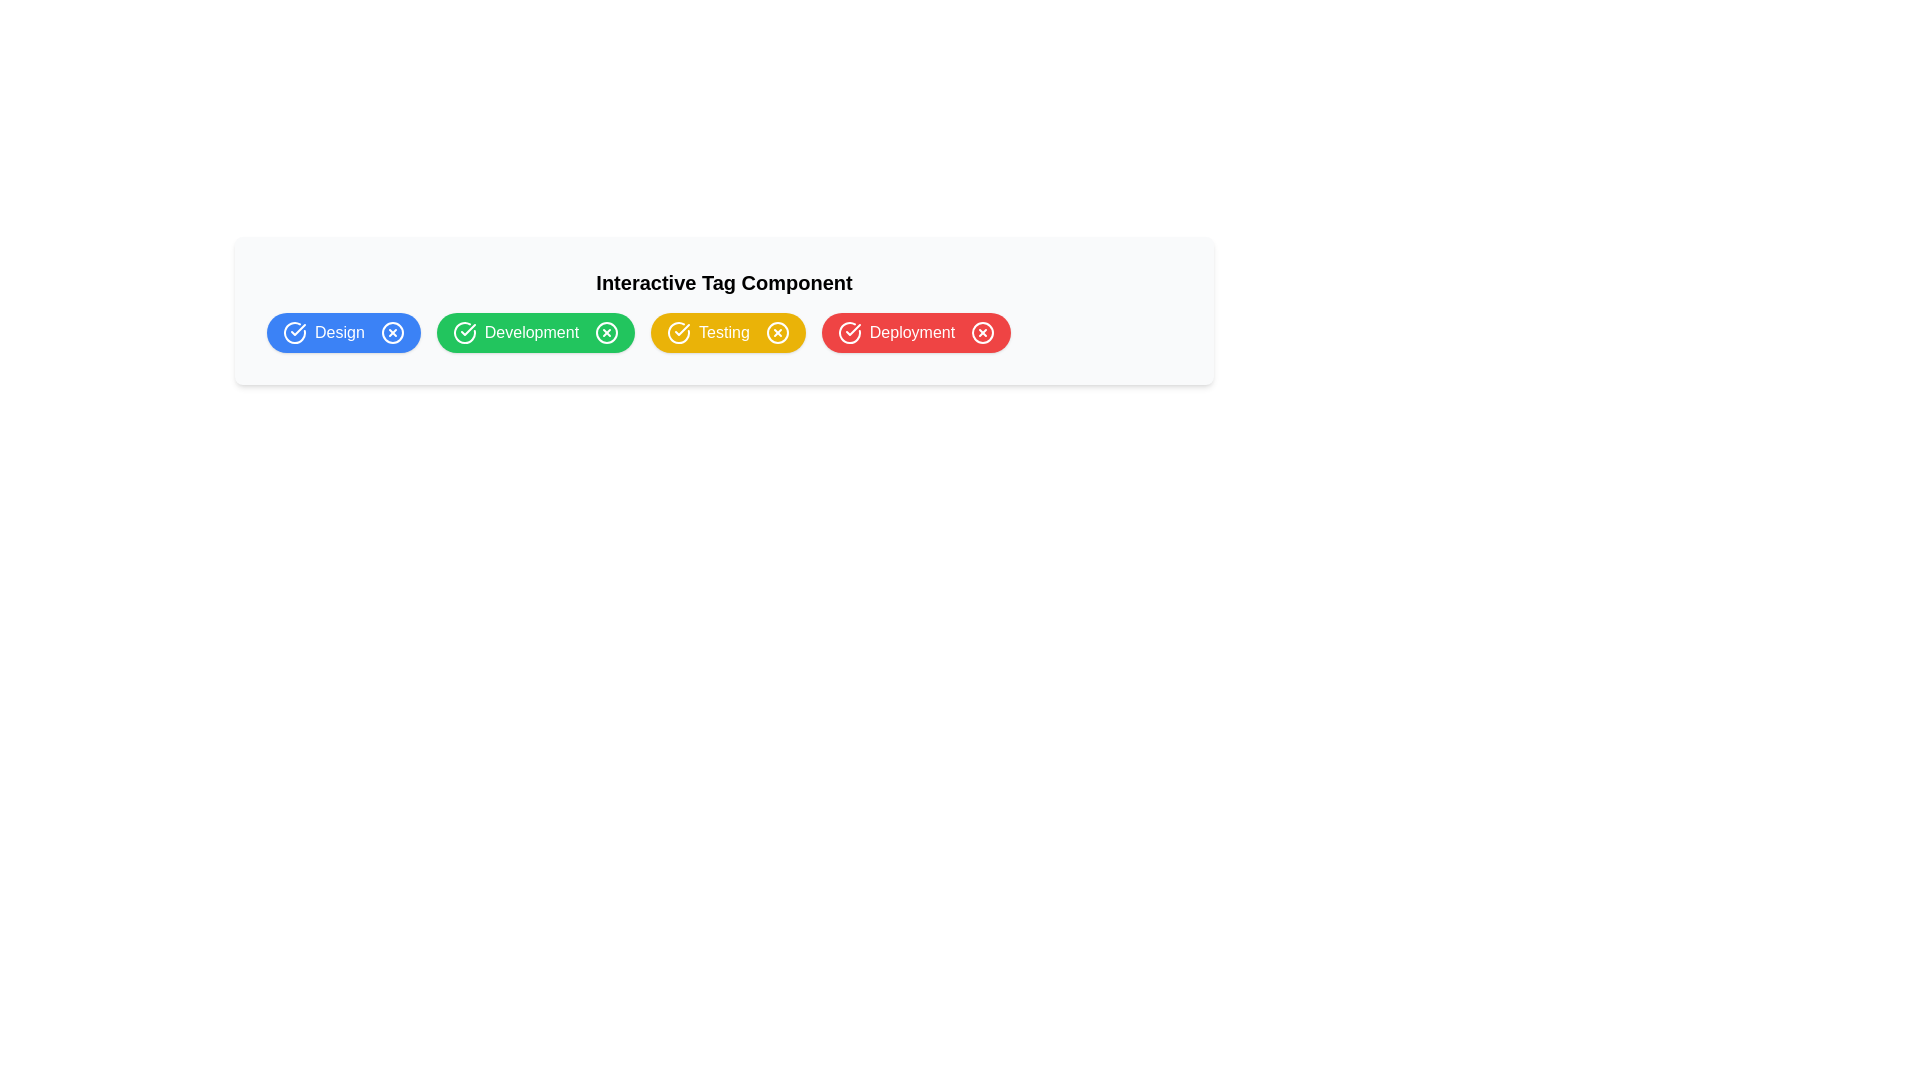  I want to click on the 'Deployment' button, which is the fourth button in a horizontal list of buttons, so click(915, 331).